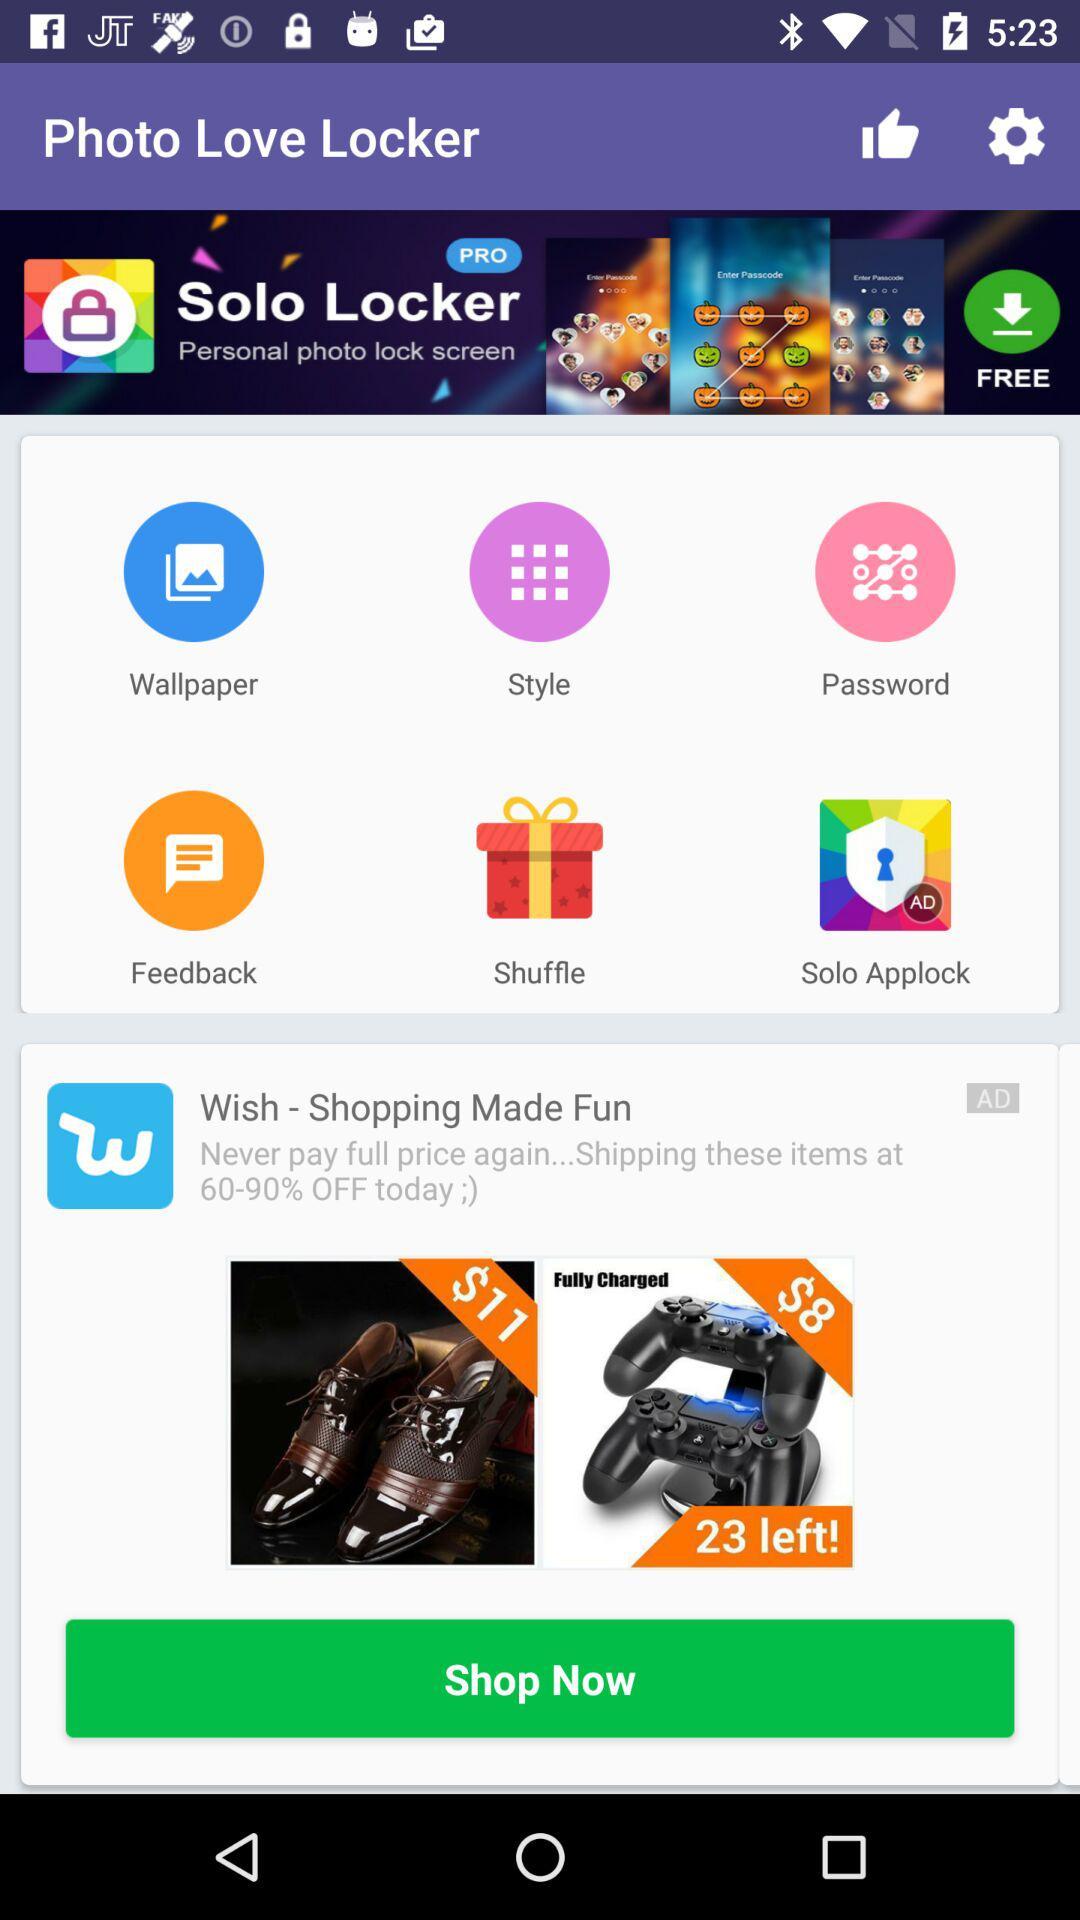 Image resolution: width=1080 pixels, height=1920 pixels. Describe the element at coordinates (540, 1411) in the screenshot. I see `wish advertisement` at that location.